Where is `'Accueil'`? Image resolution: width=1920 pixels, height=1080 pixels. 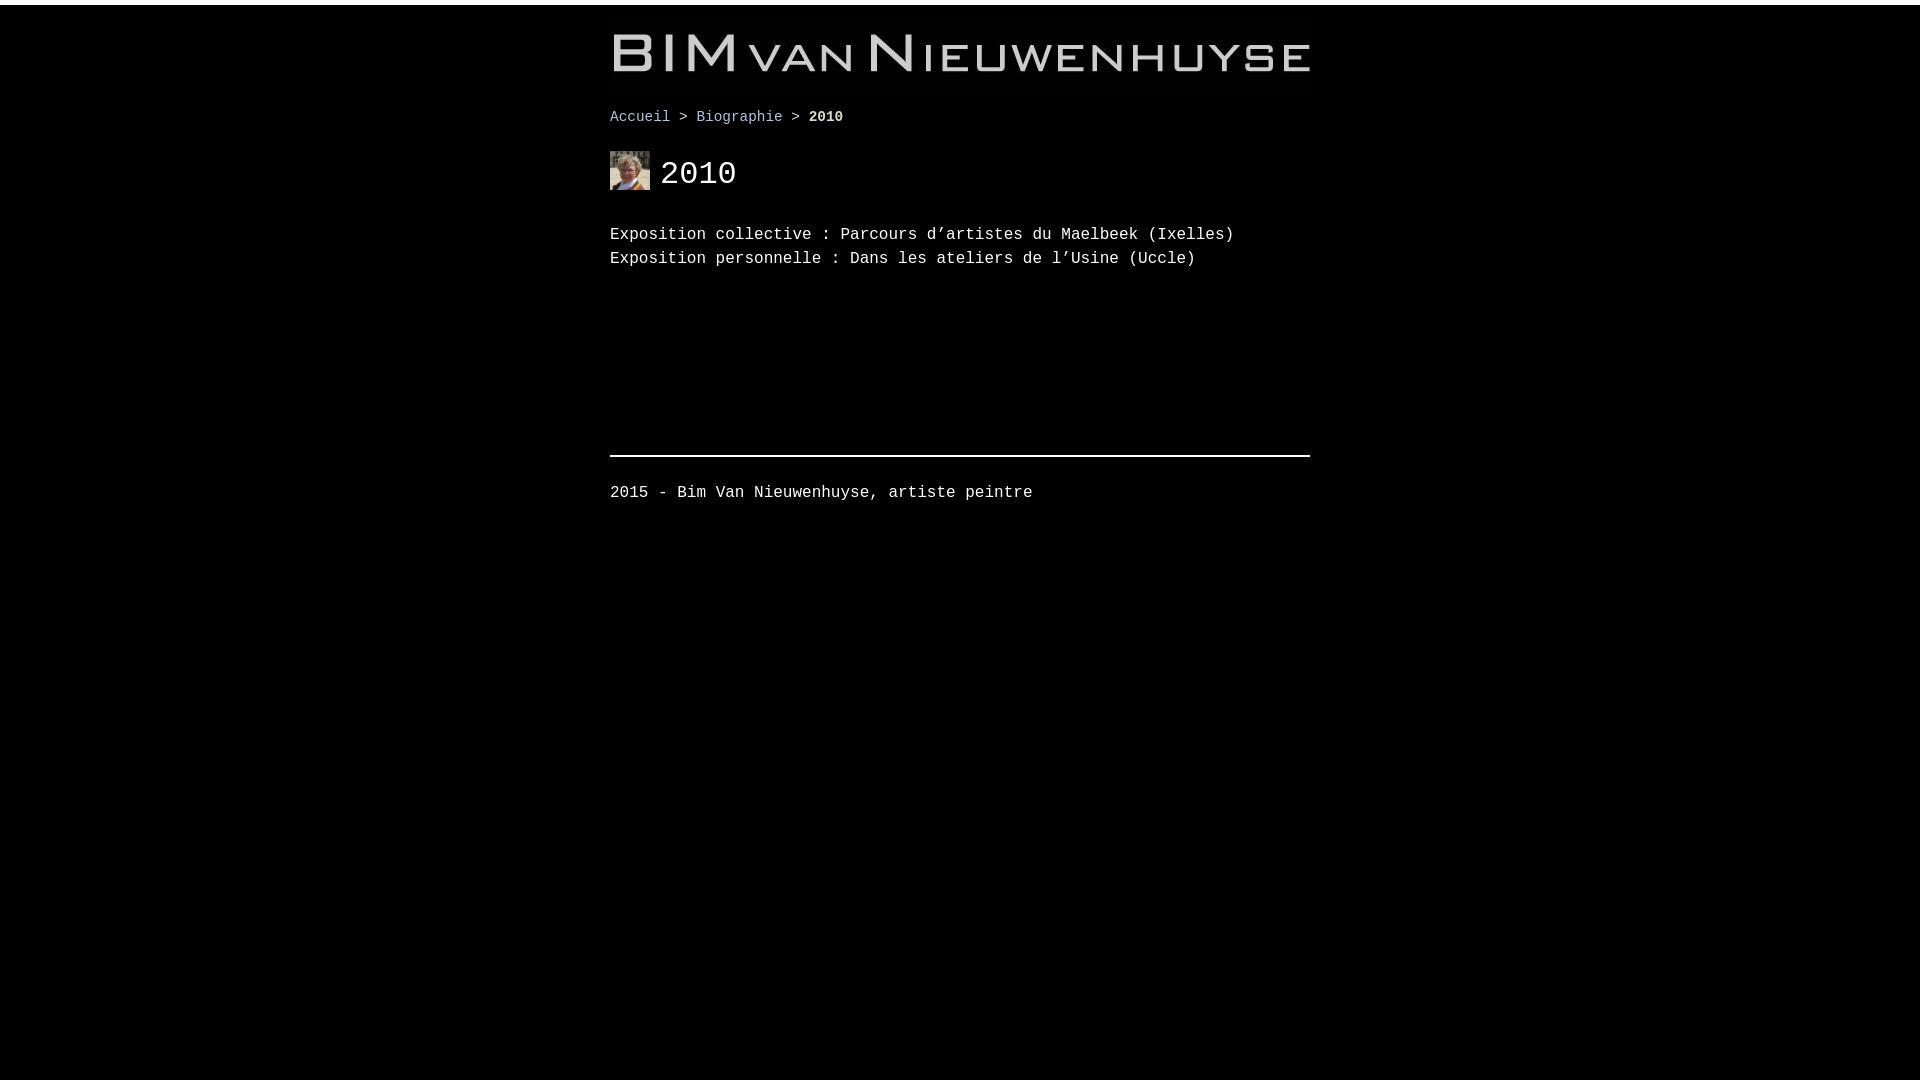 'Accueil' is located at coordinates (638, 116).